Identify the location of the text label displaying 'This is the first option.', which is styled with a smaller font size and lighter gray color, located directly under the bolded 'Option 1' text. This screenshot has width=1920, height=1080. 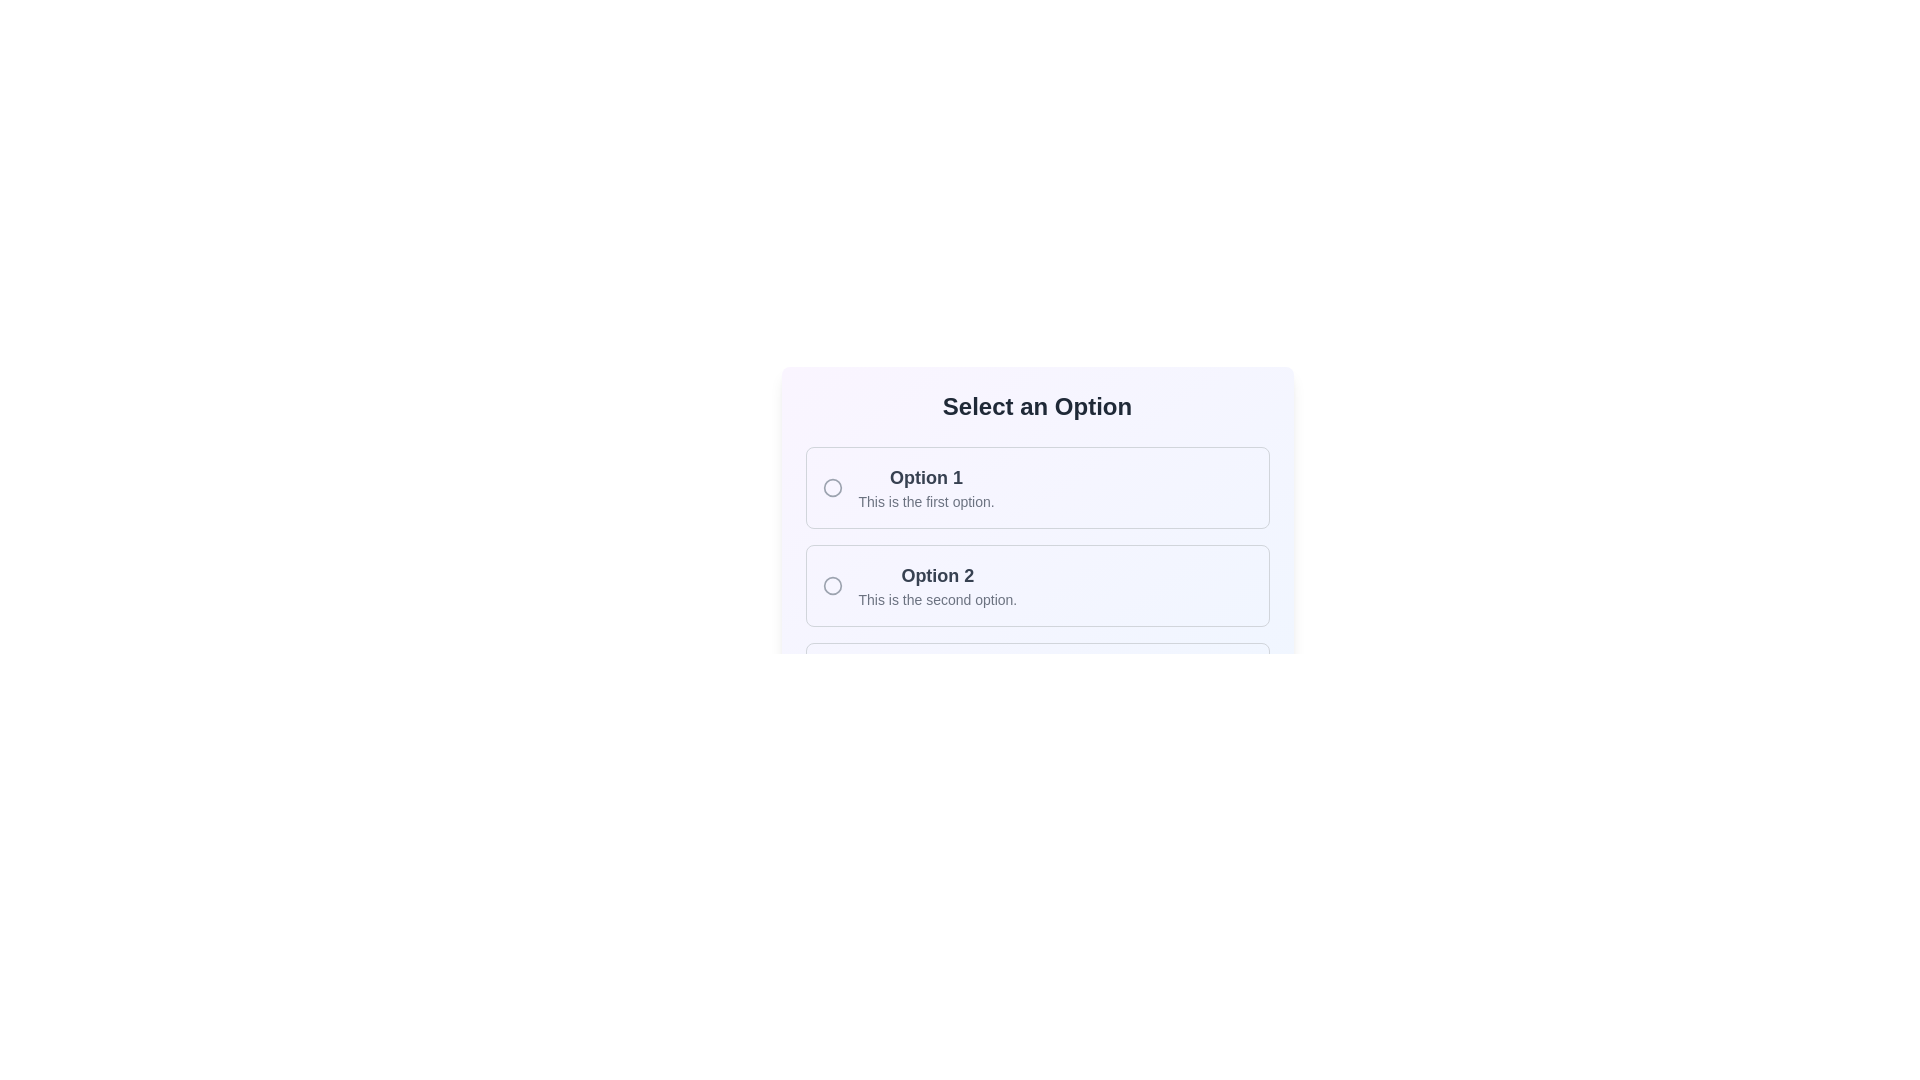
(925, 500).